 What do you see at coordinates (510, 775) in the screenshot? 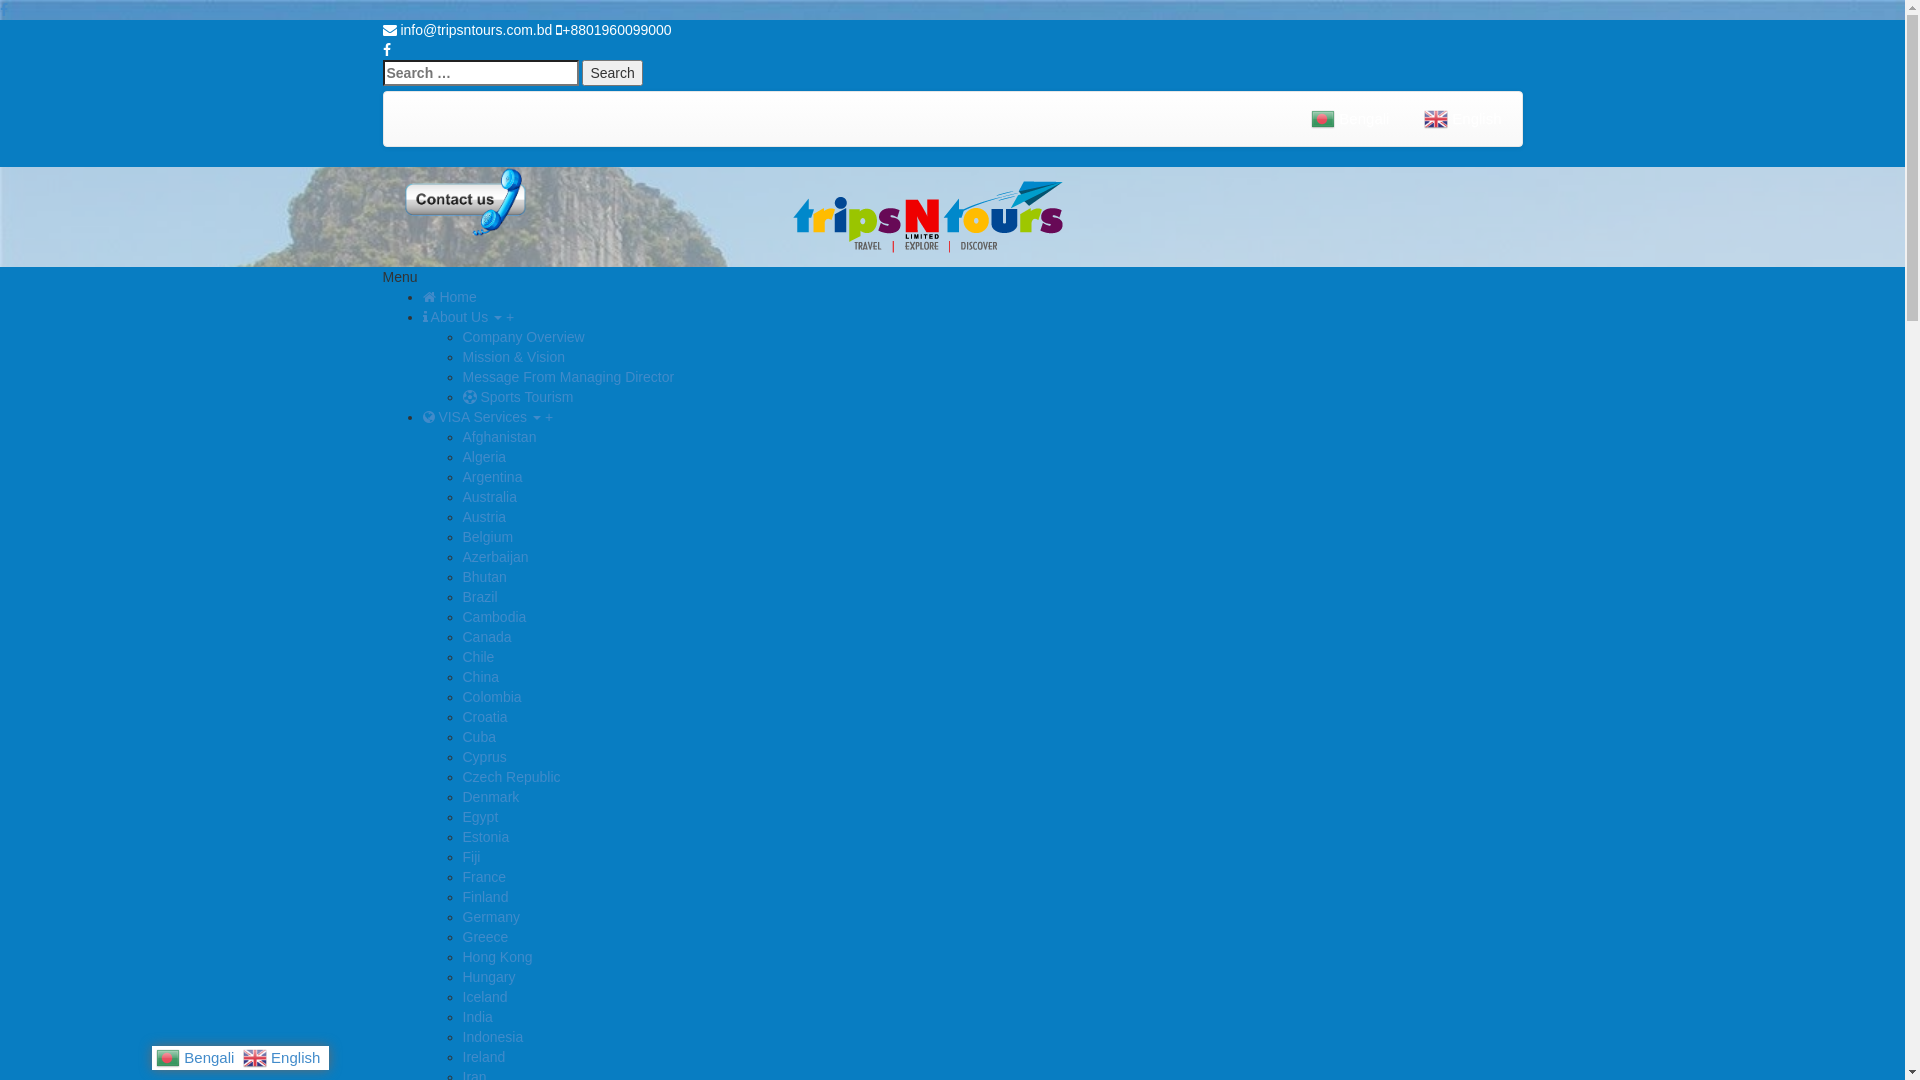
I see `'Czech Republic'` at bounding box center [510, 775].